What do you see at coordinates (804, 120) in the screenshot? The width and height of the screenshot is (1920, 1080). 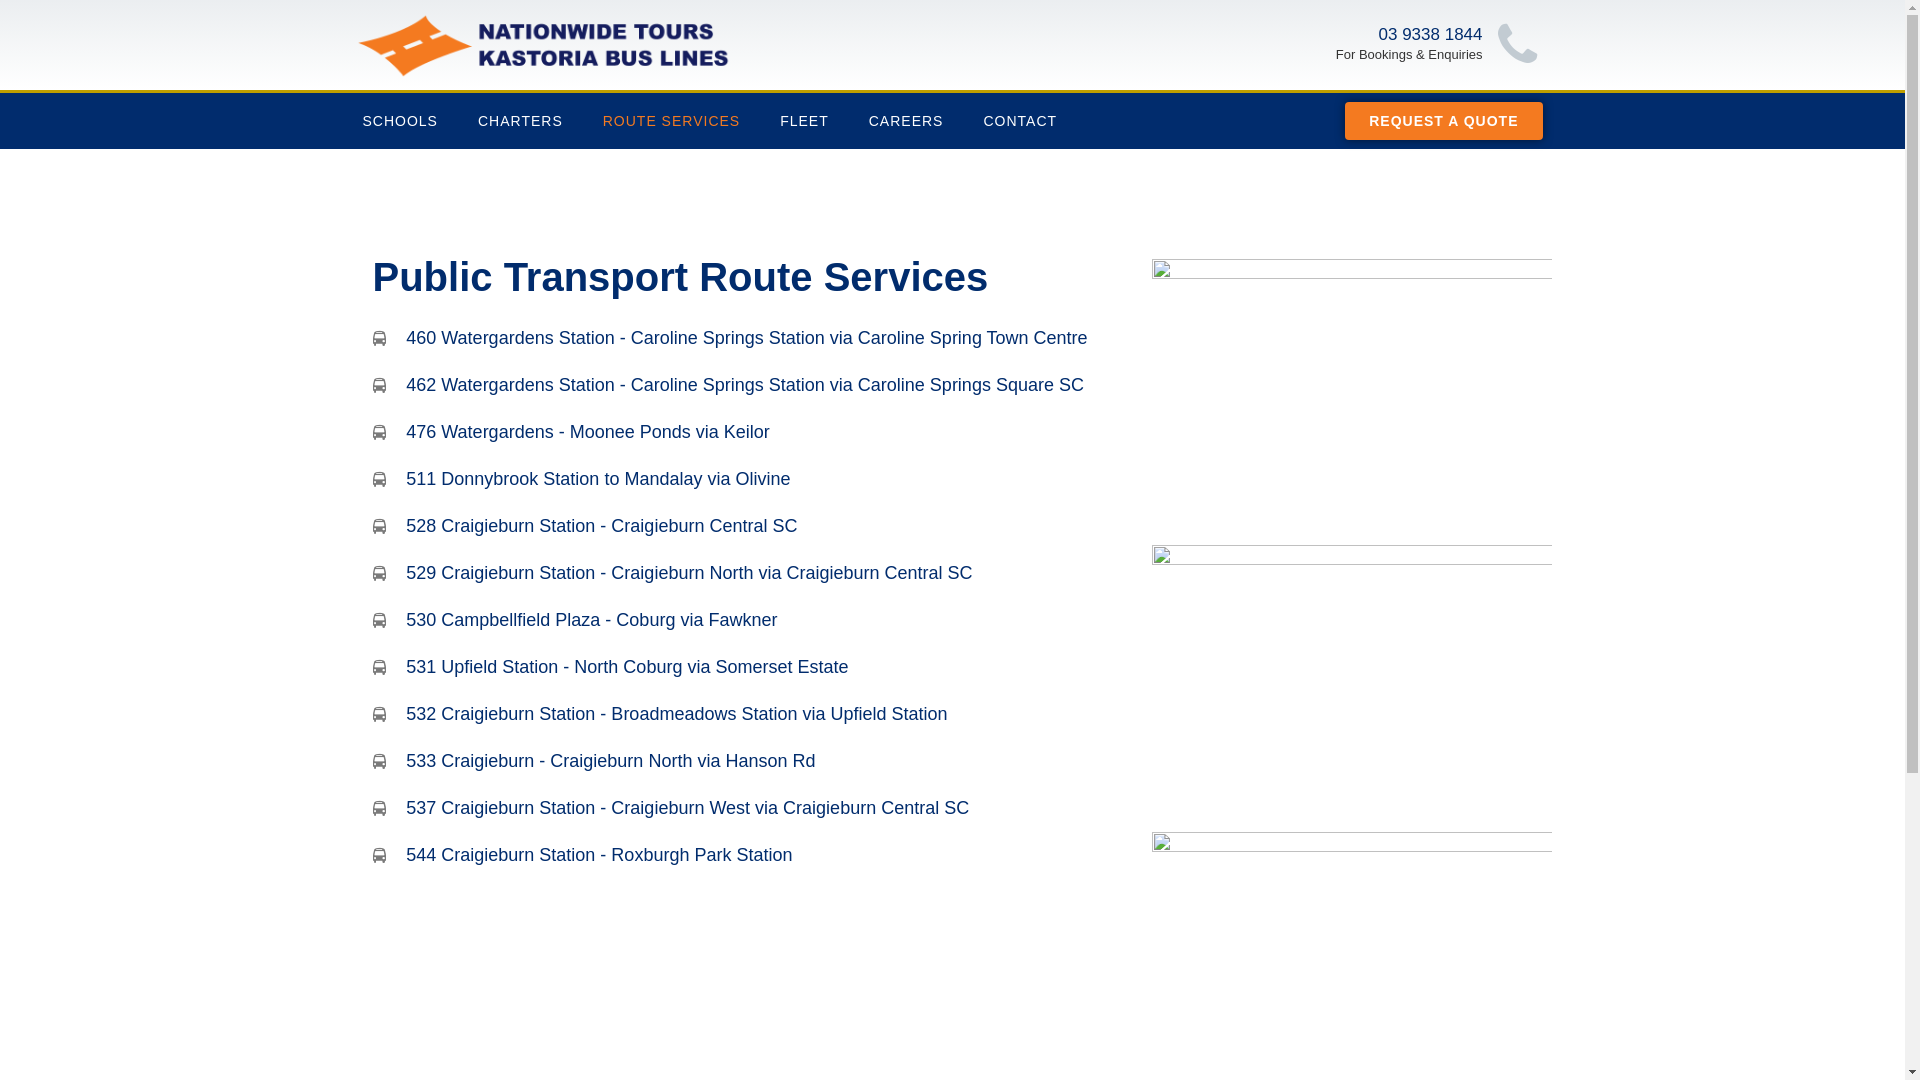 I see `'FLEET'` at bounding box center [804, 120].